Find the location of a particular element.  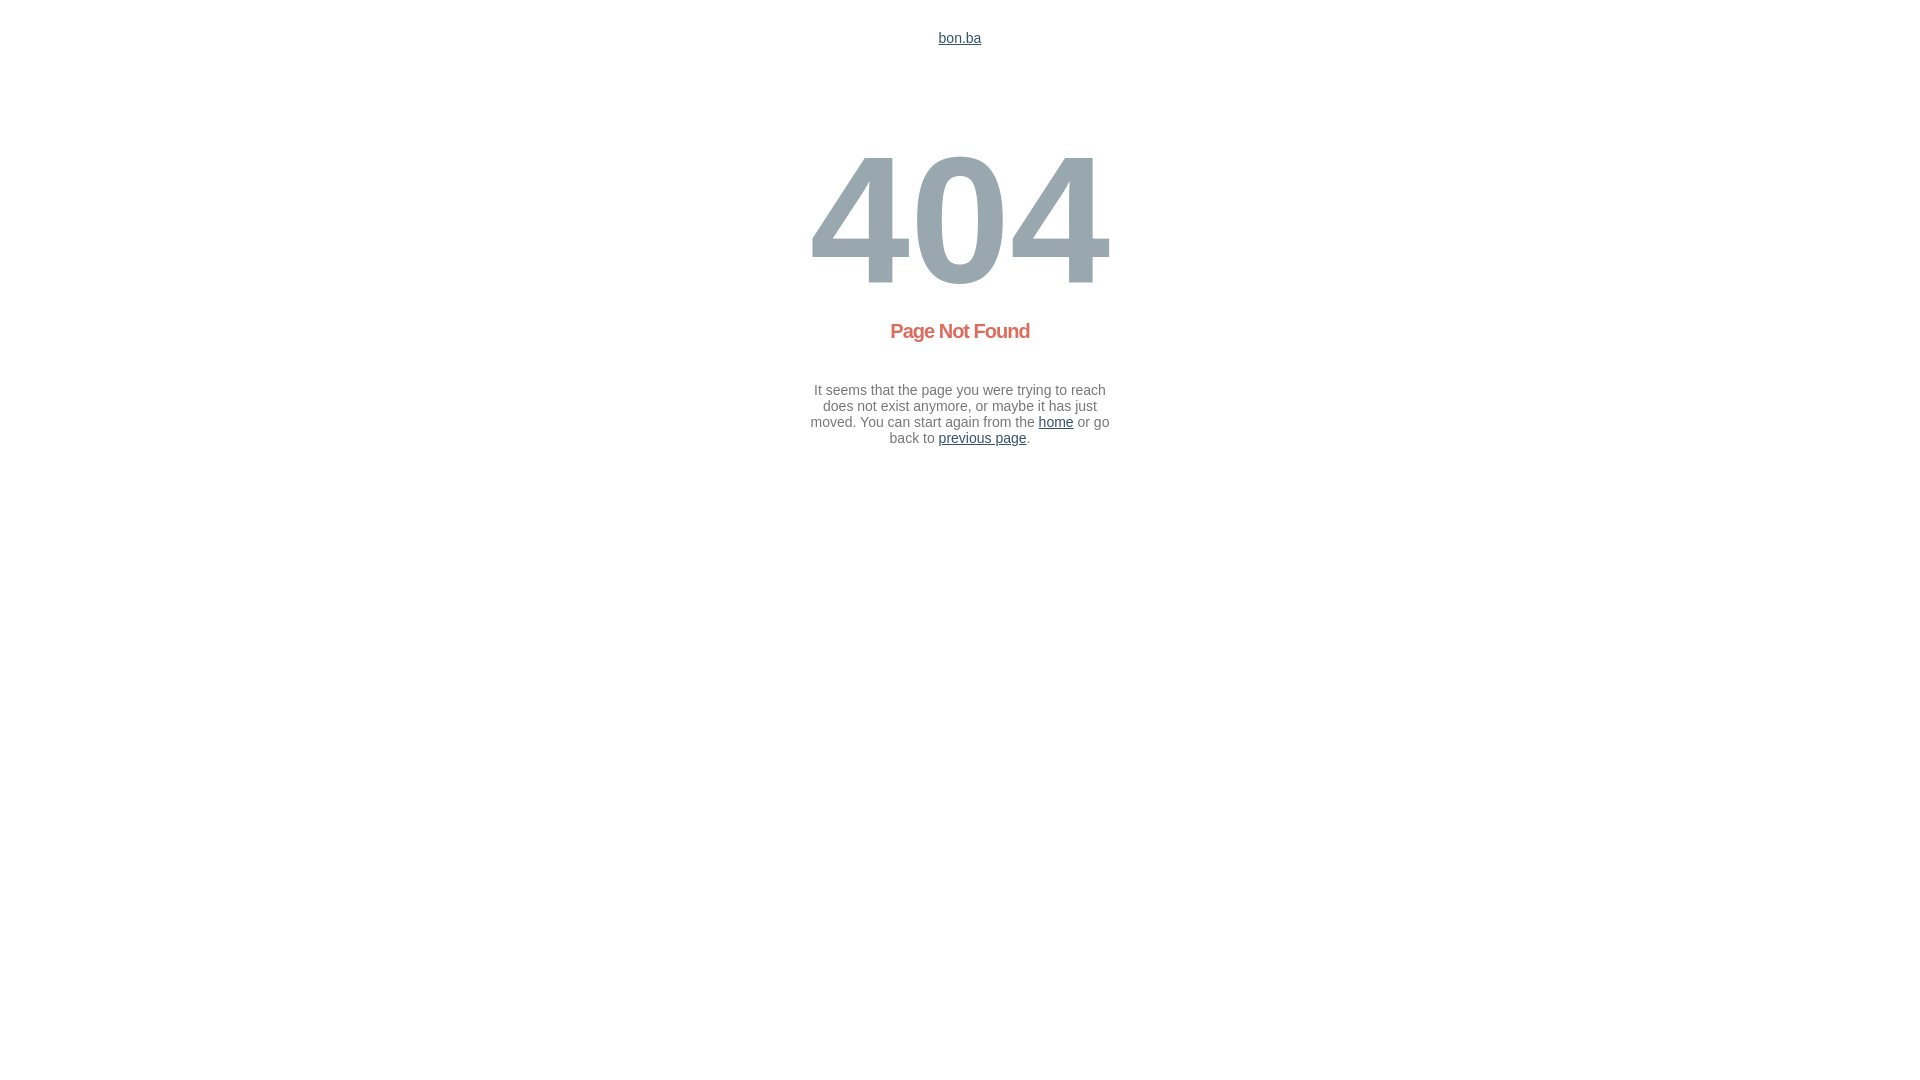

'home' is located at coordinates (1055, 420).